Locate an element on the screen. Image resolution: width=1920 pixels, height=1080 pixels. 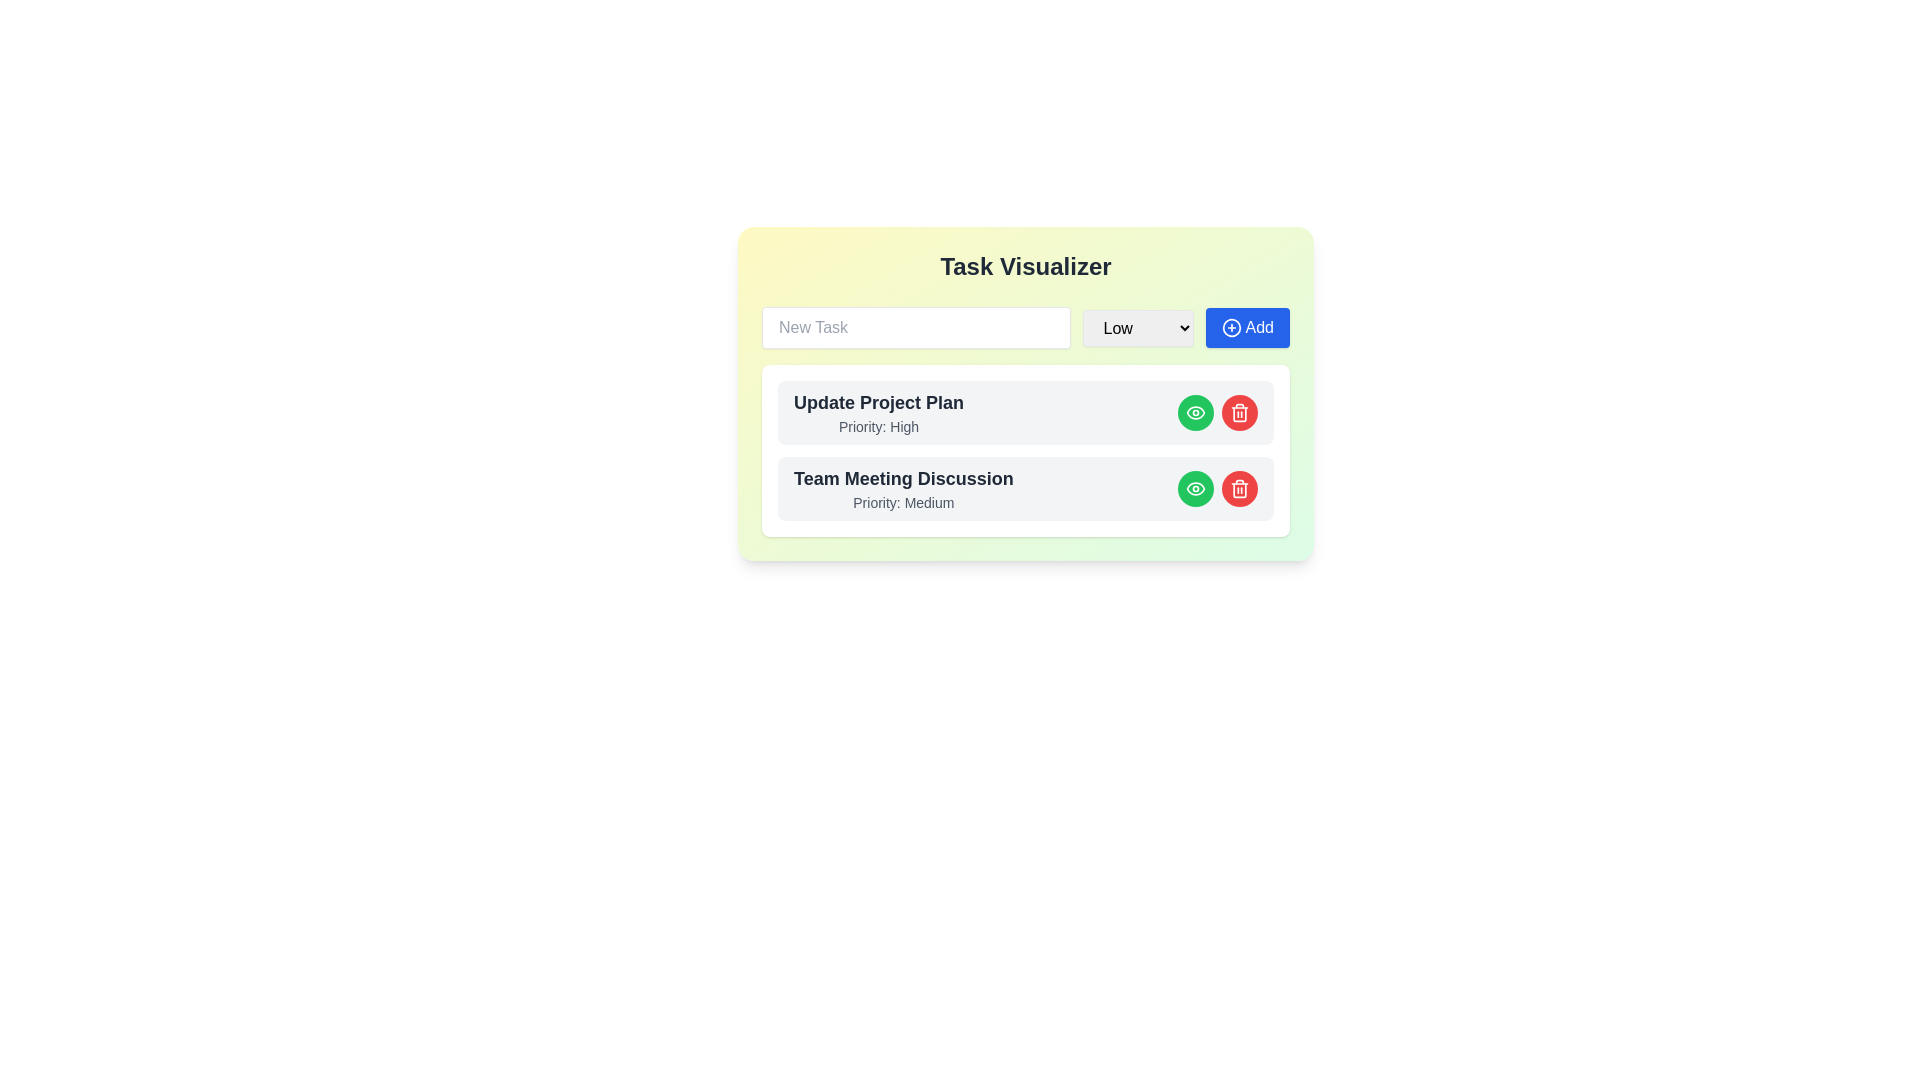
the eye icon button, which is a minimalist circular element located on a green circular button in the task bar, to trigger the tooltip or highlight effect is located at coordinates (1195, 411).